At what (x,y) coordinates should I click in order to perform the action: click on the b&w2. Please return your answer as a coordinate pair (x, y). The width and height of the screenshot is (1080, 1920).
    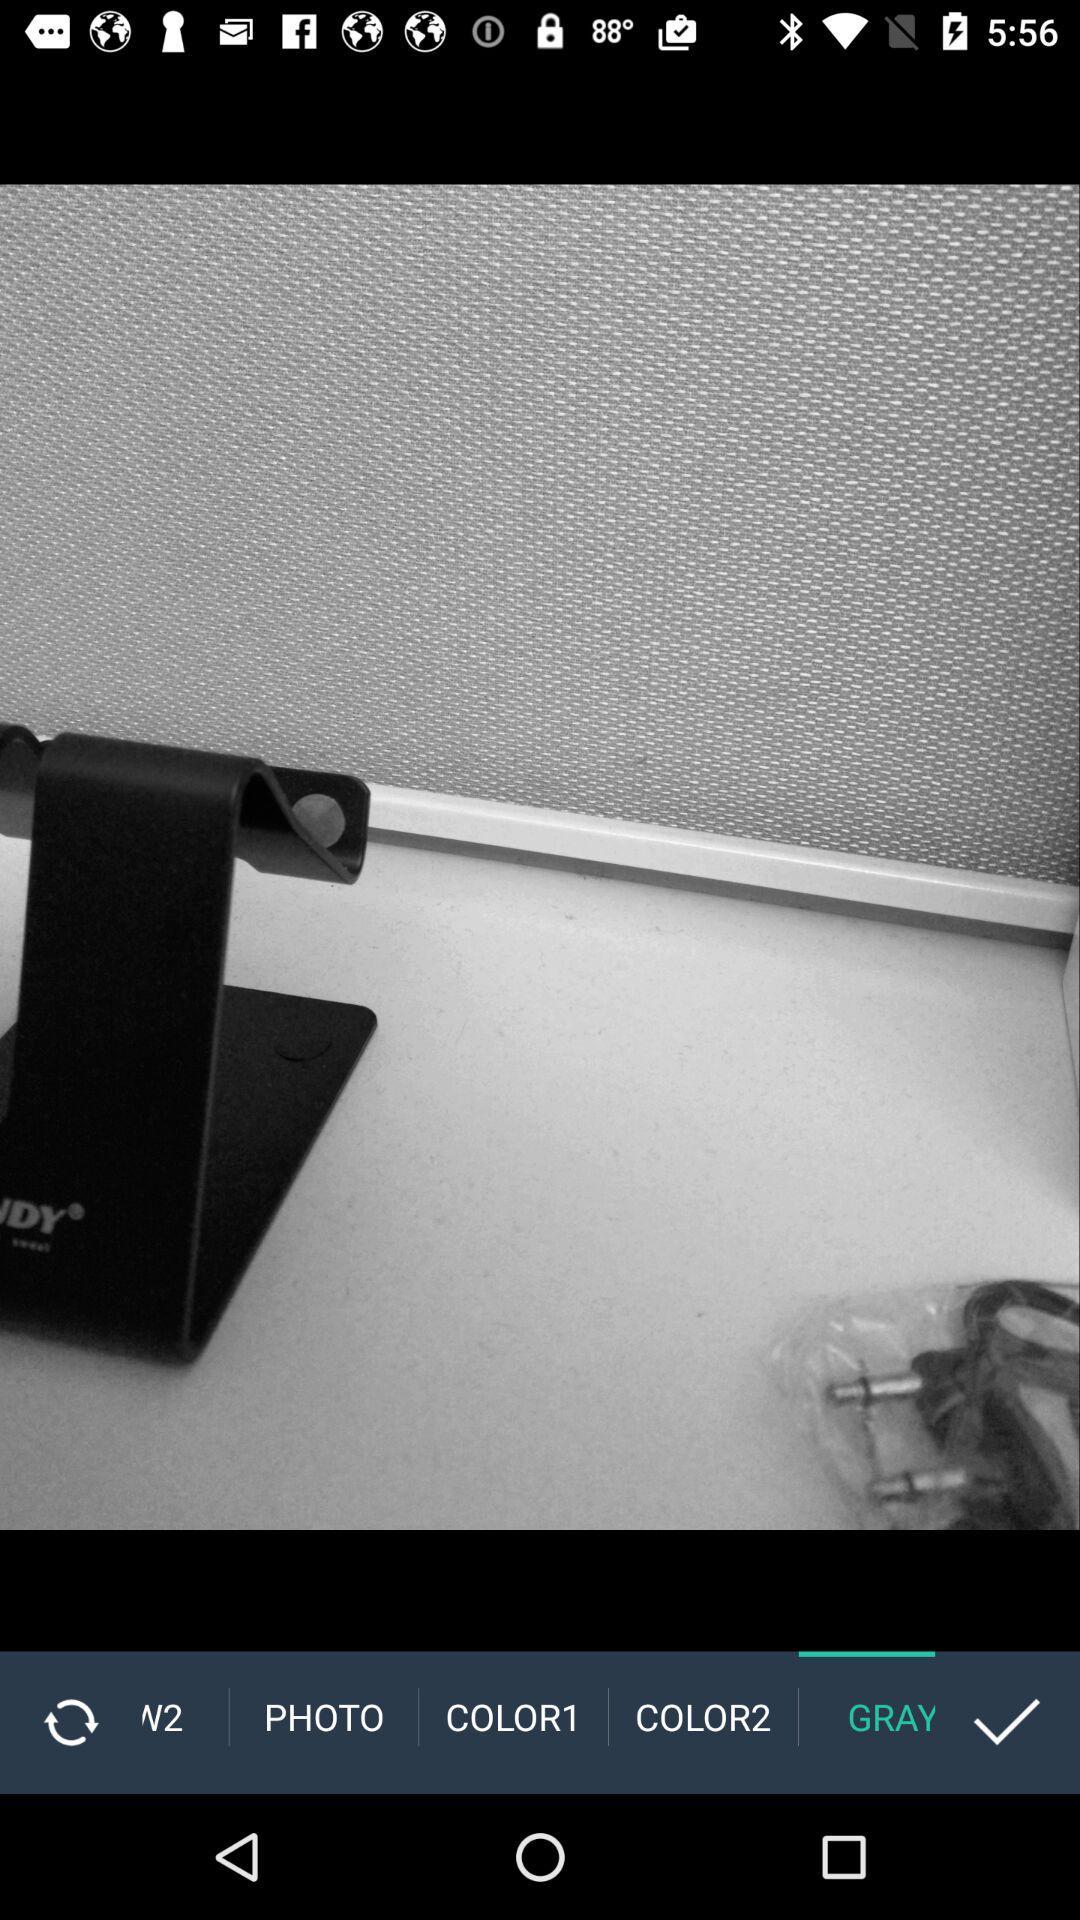
    Looking at the image, I should click on (185, 1716).